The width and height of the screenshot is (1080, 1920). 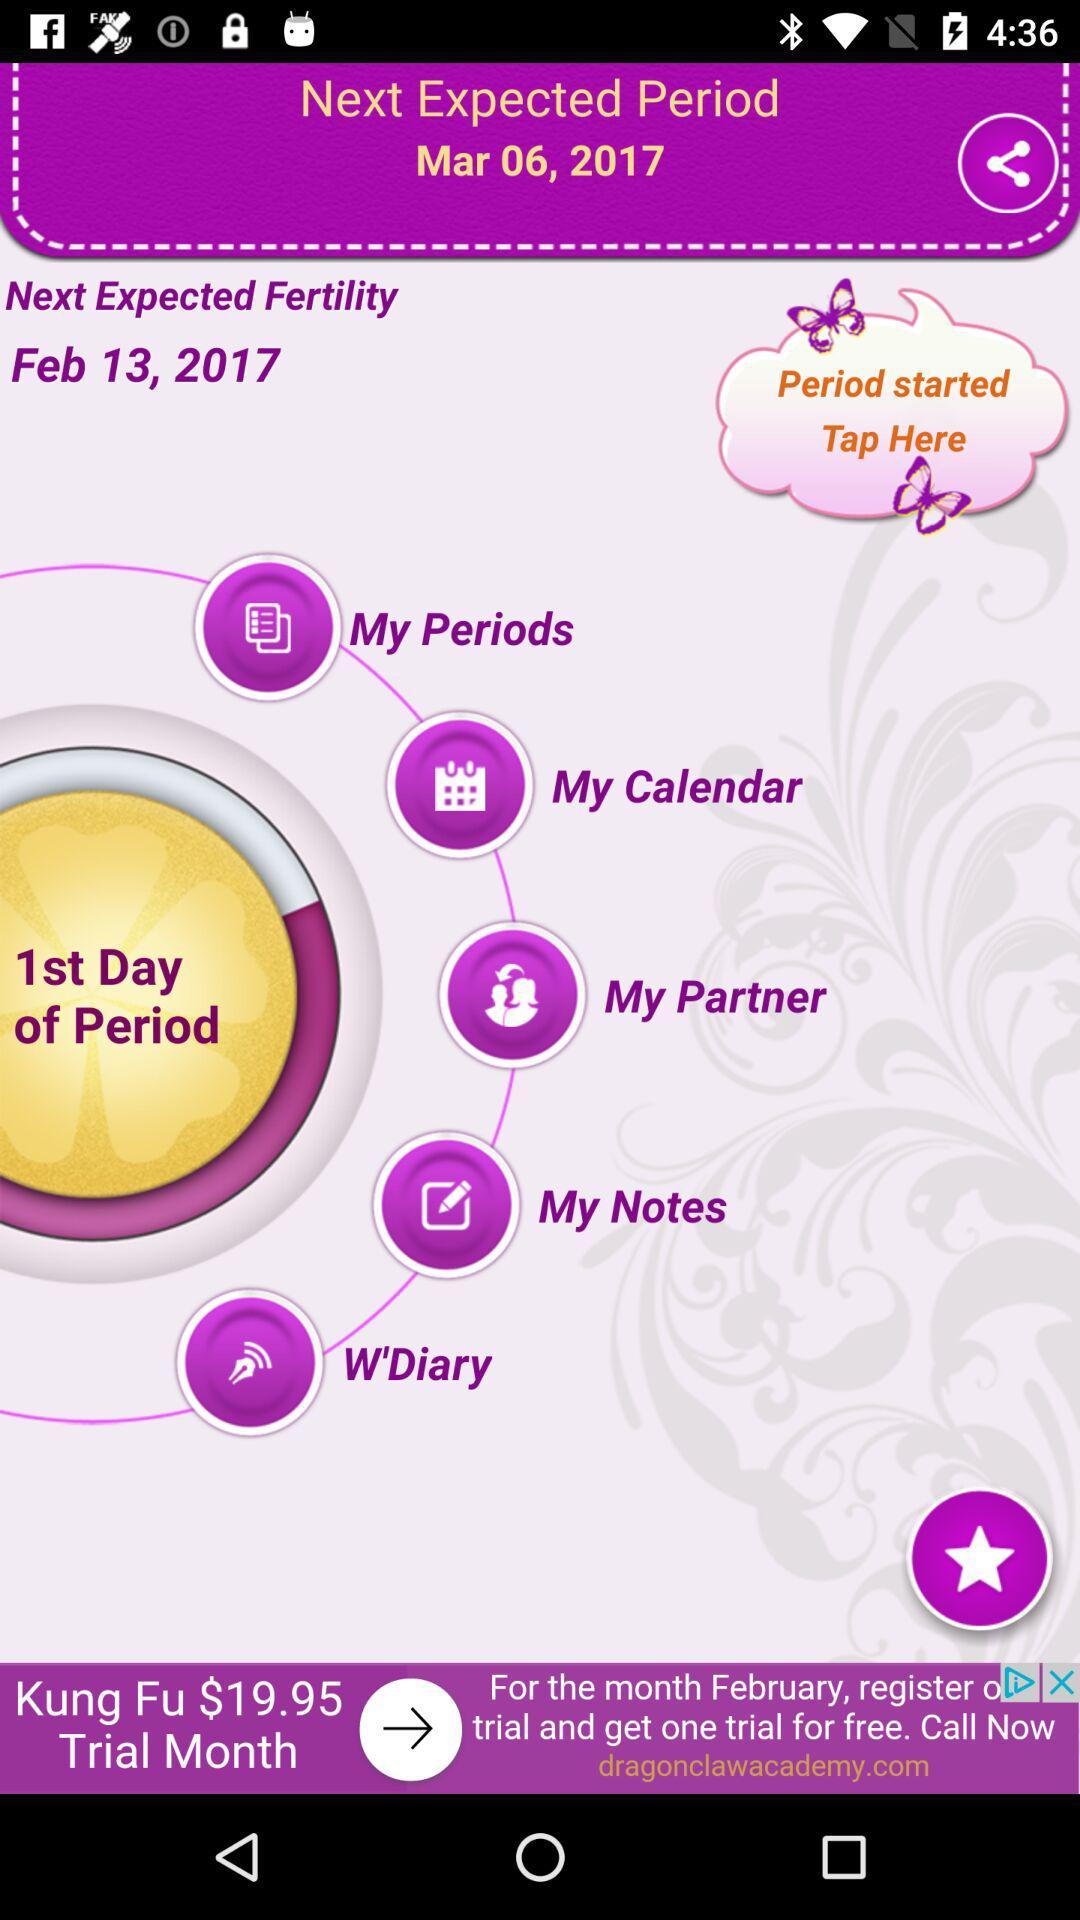 I want to click on the icon star button, so click(x=978, y=1555).